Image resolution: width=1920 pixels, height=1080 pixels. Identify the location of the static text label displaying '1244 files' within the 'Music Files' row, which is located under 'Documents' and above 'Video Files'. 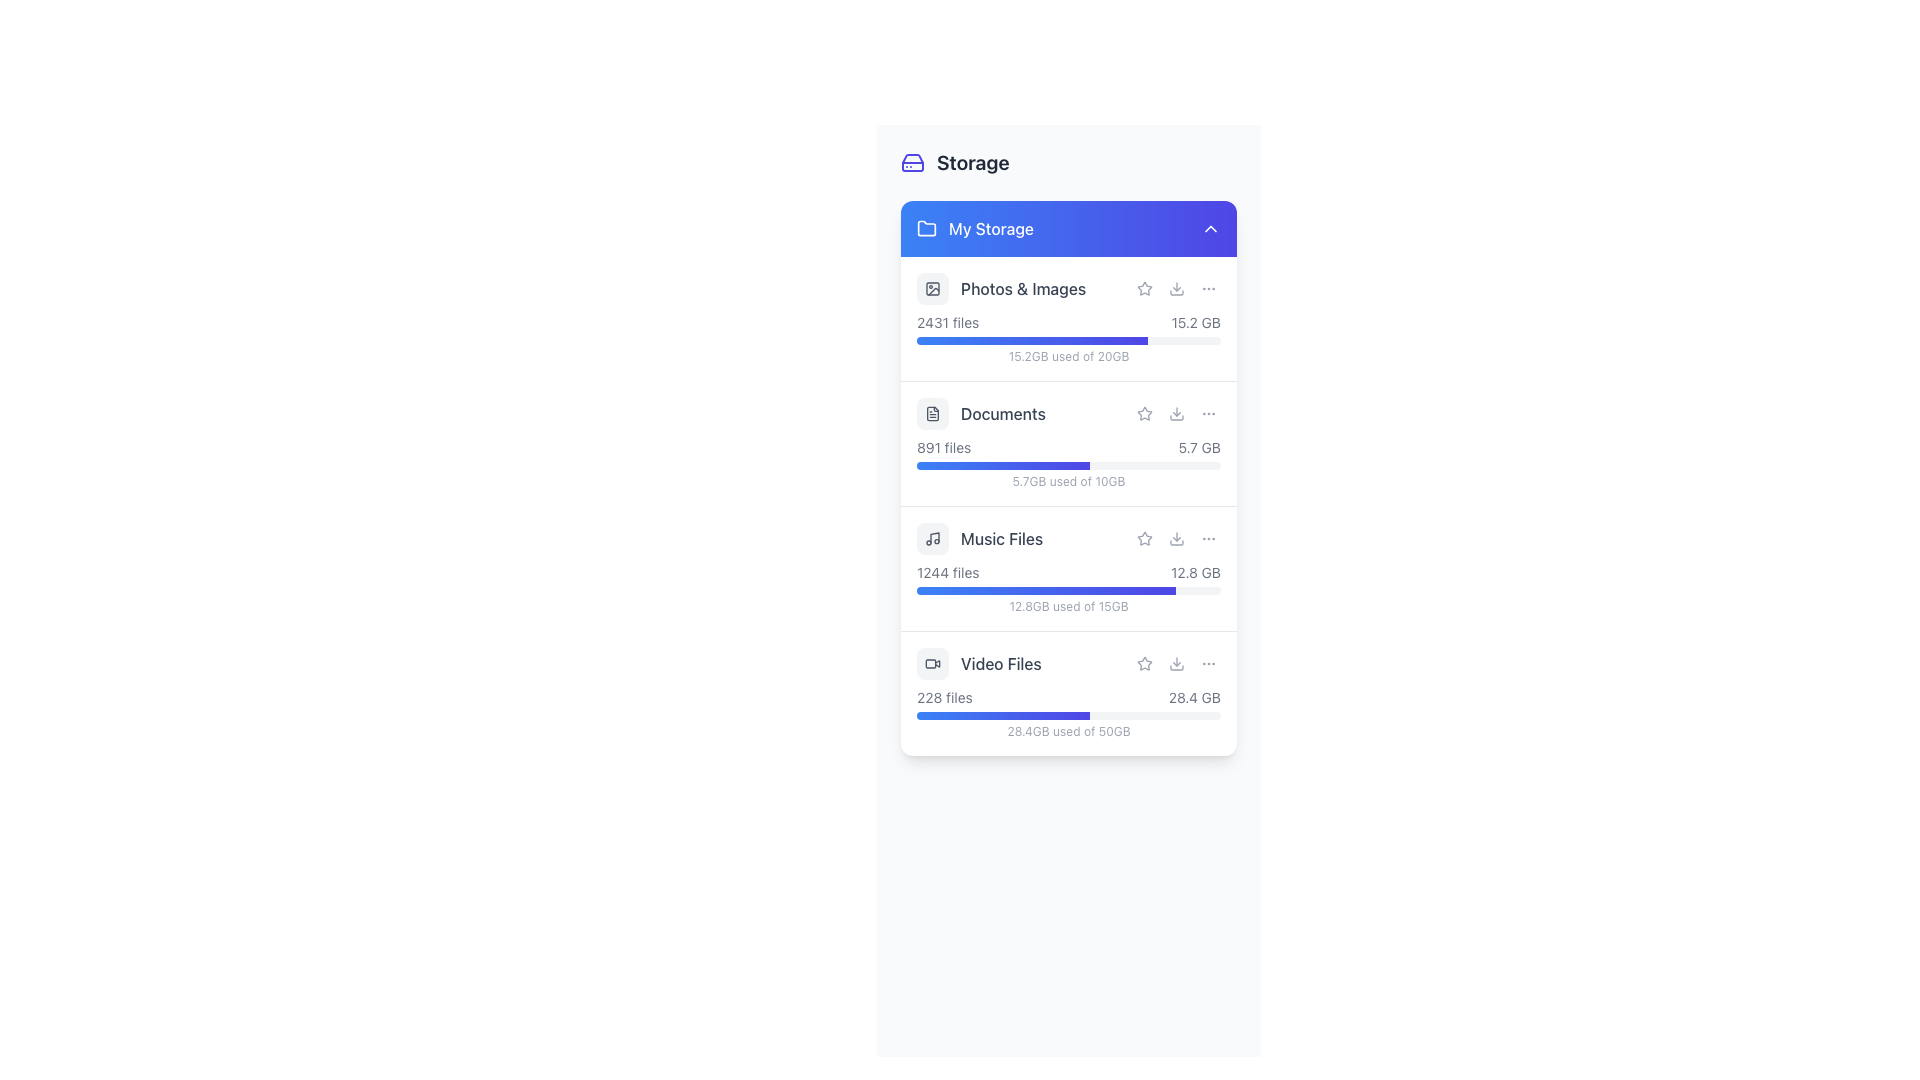
(947, 573).